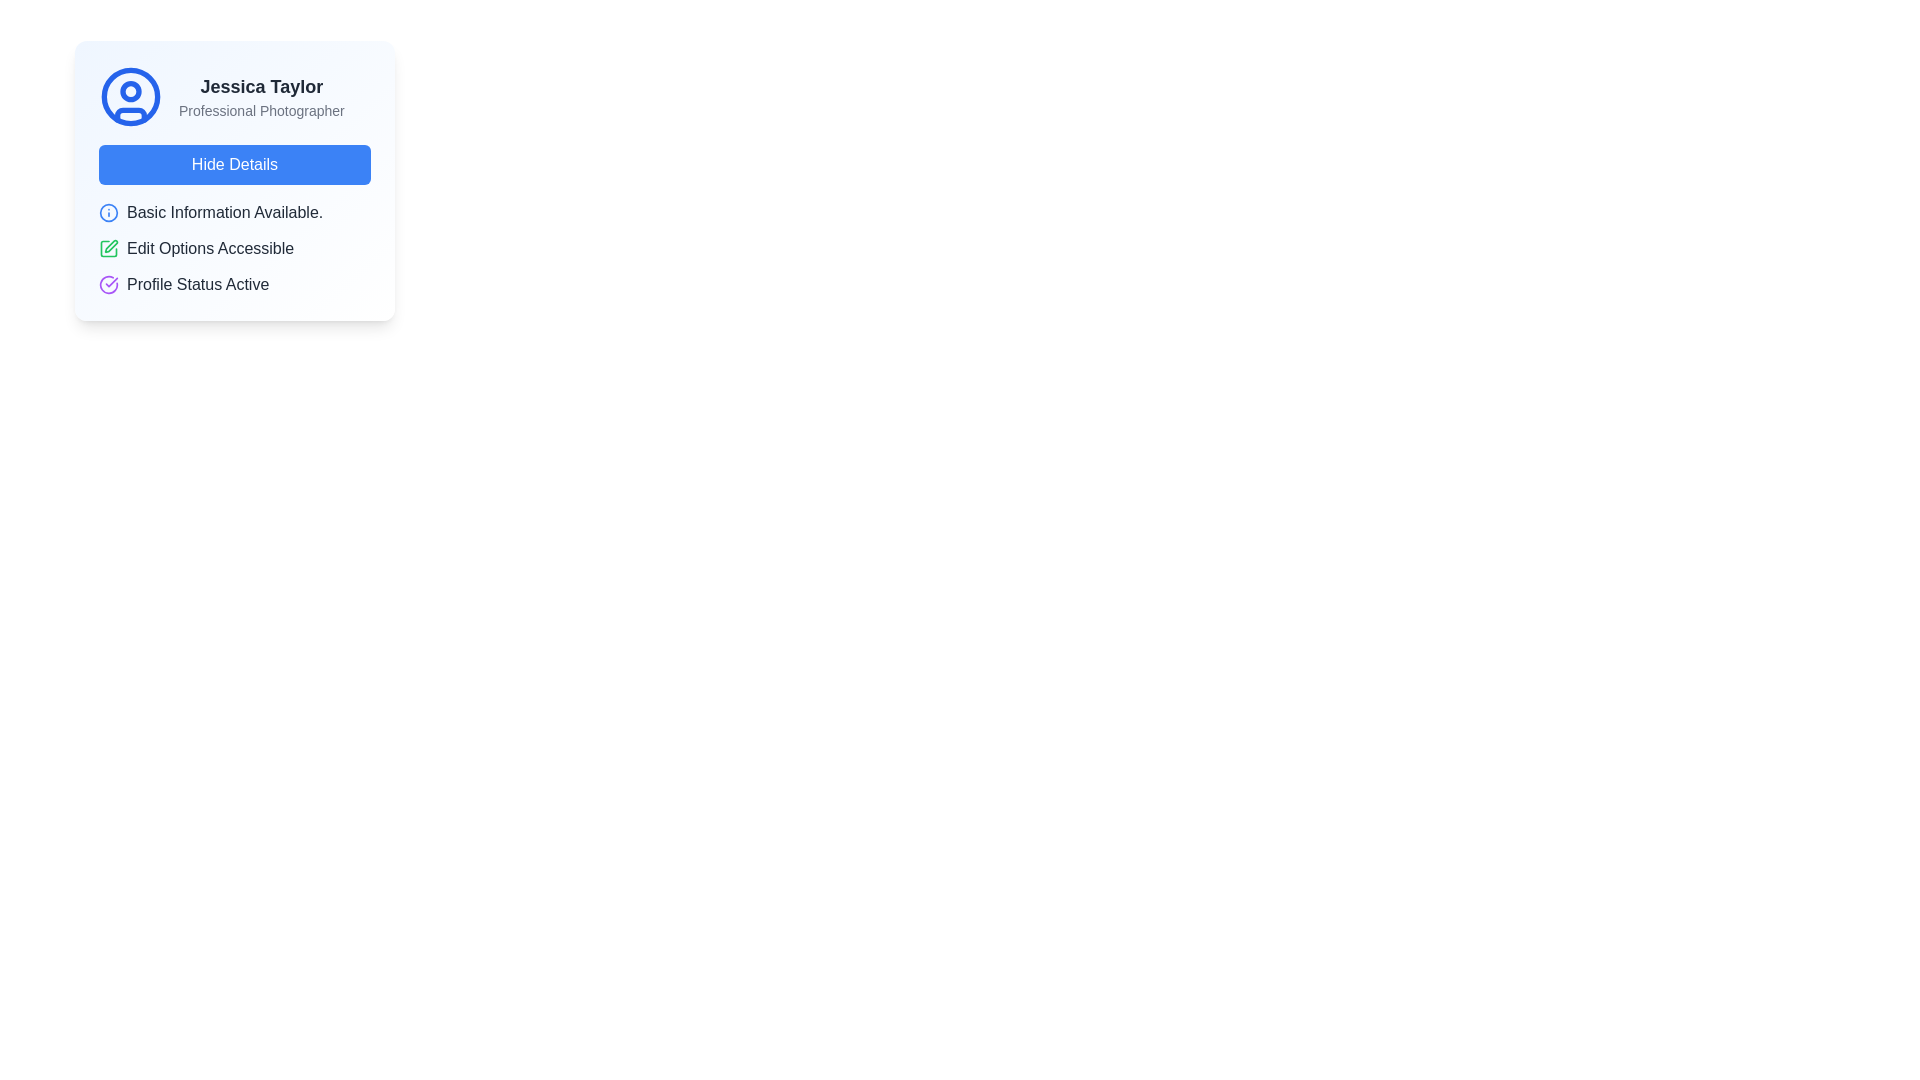 This screenshot has width=1920, height=1080. I want to click on the edit icon located to the left of the text 'Edit Options Accessible' which triggers the modification feature, so click(108, 248).